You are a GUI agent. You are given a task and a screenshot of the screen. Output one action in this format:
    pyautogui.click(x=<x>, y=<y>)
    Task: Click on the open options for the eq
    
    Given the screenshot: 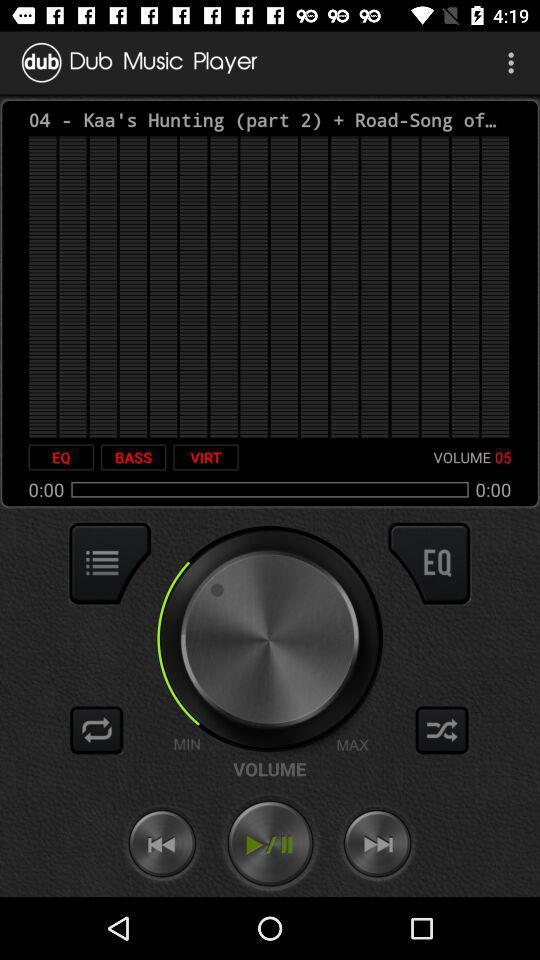 What is the action you would take?
    pyautogui.click(x=428, y=563)
    